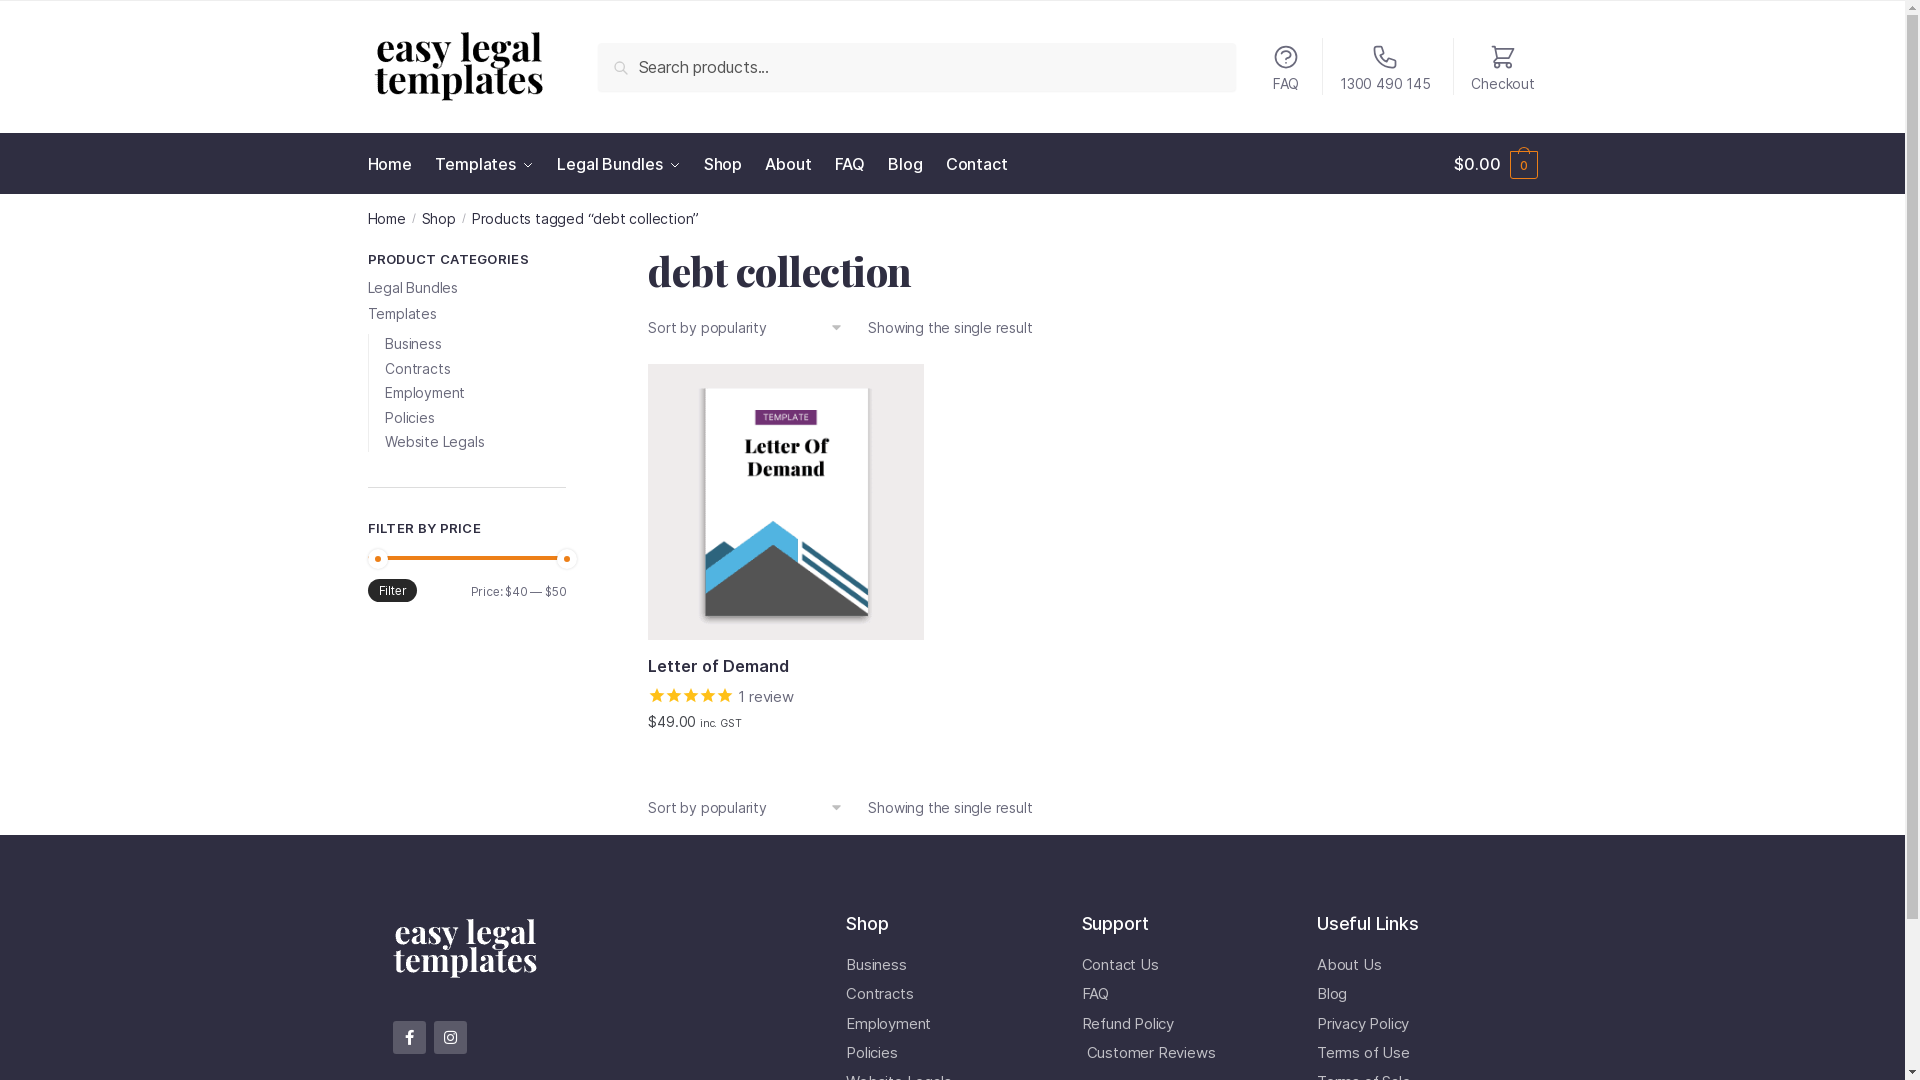 Image resolution: width=1920 pixels, height=1080 pixels. I want to click on 'Business', so click(845, 963).